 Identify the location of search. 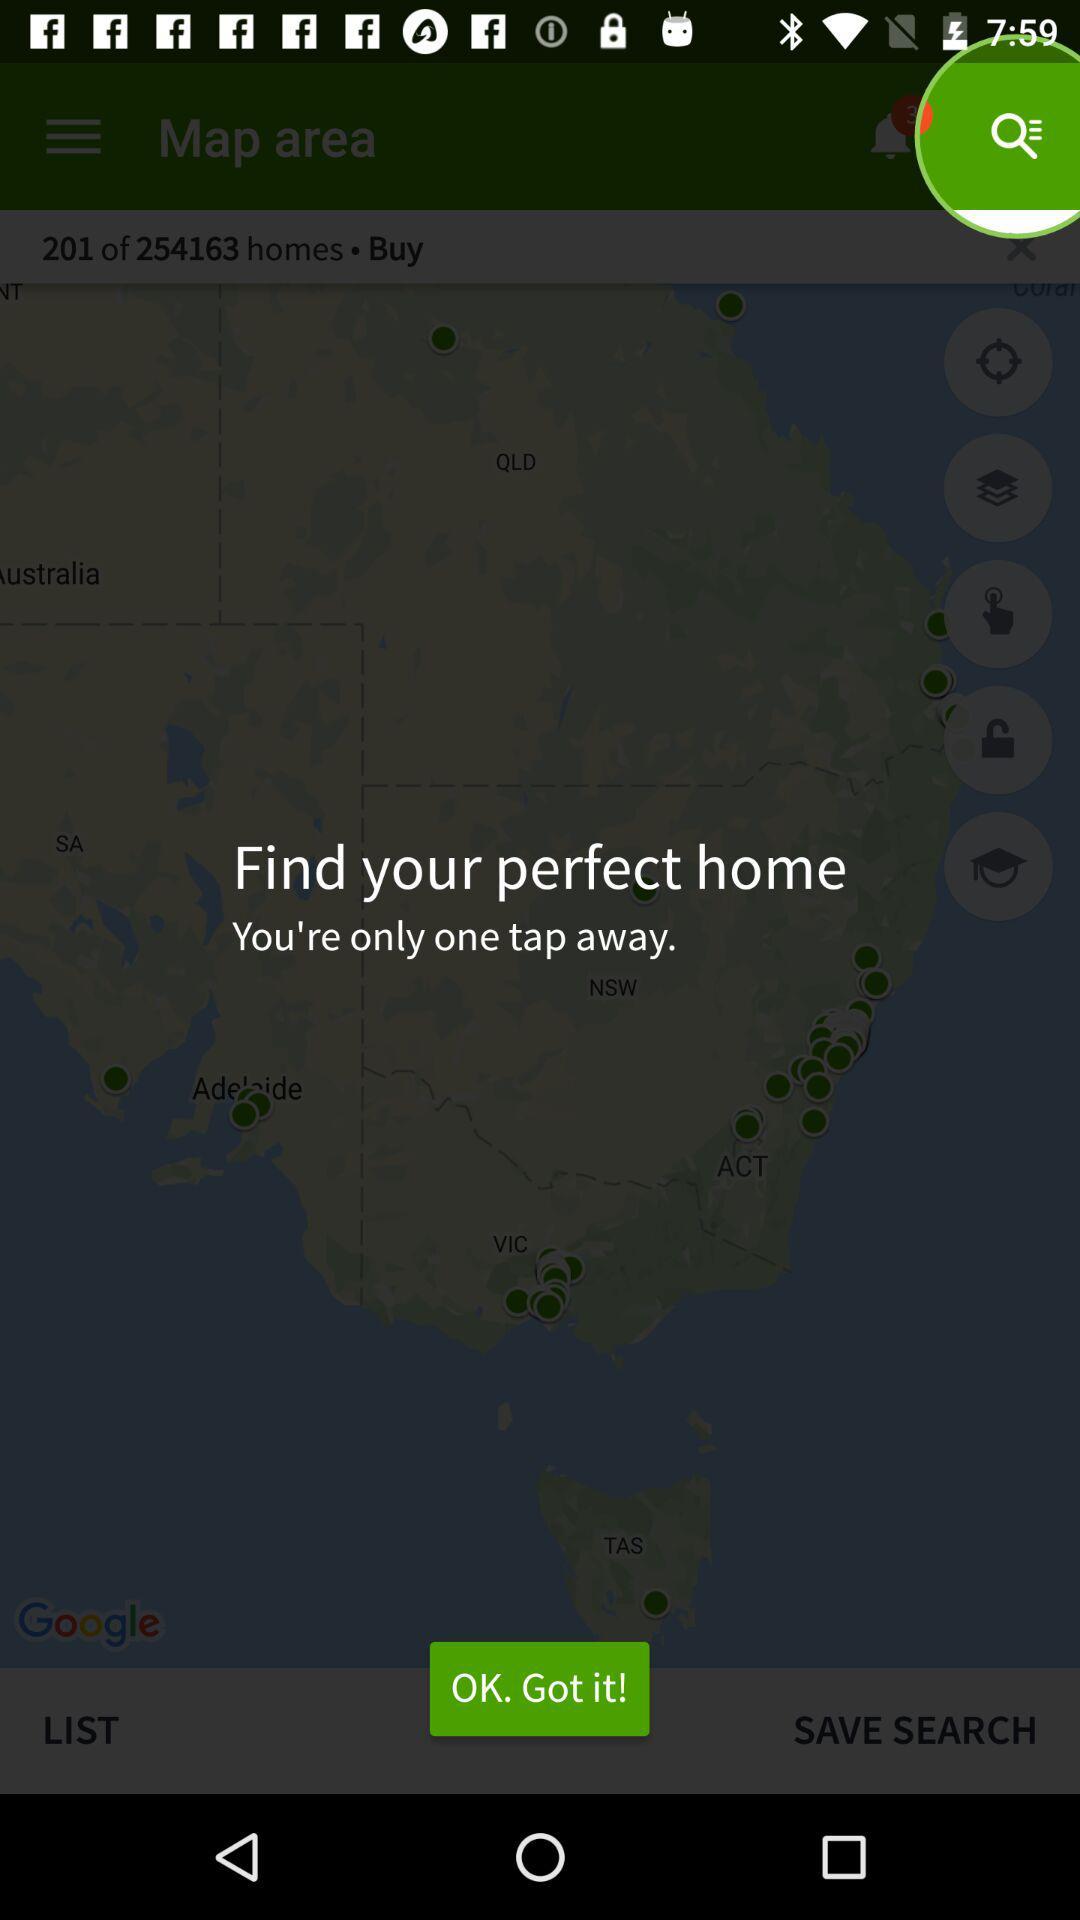
(998, 613).